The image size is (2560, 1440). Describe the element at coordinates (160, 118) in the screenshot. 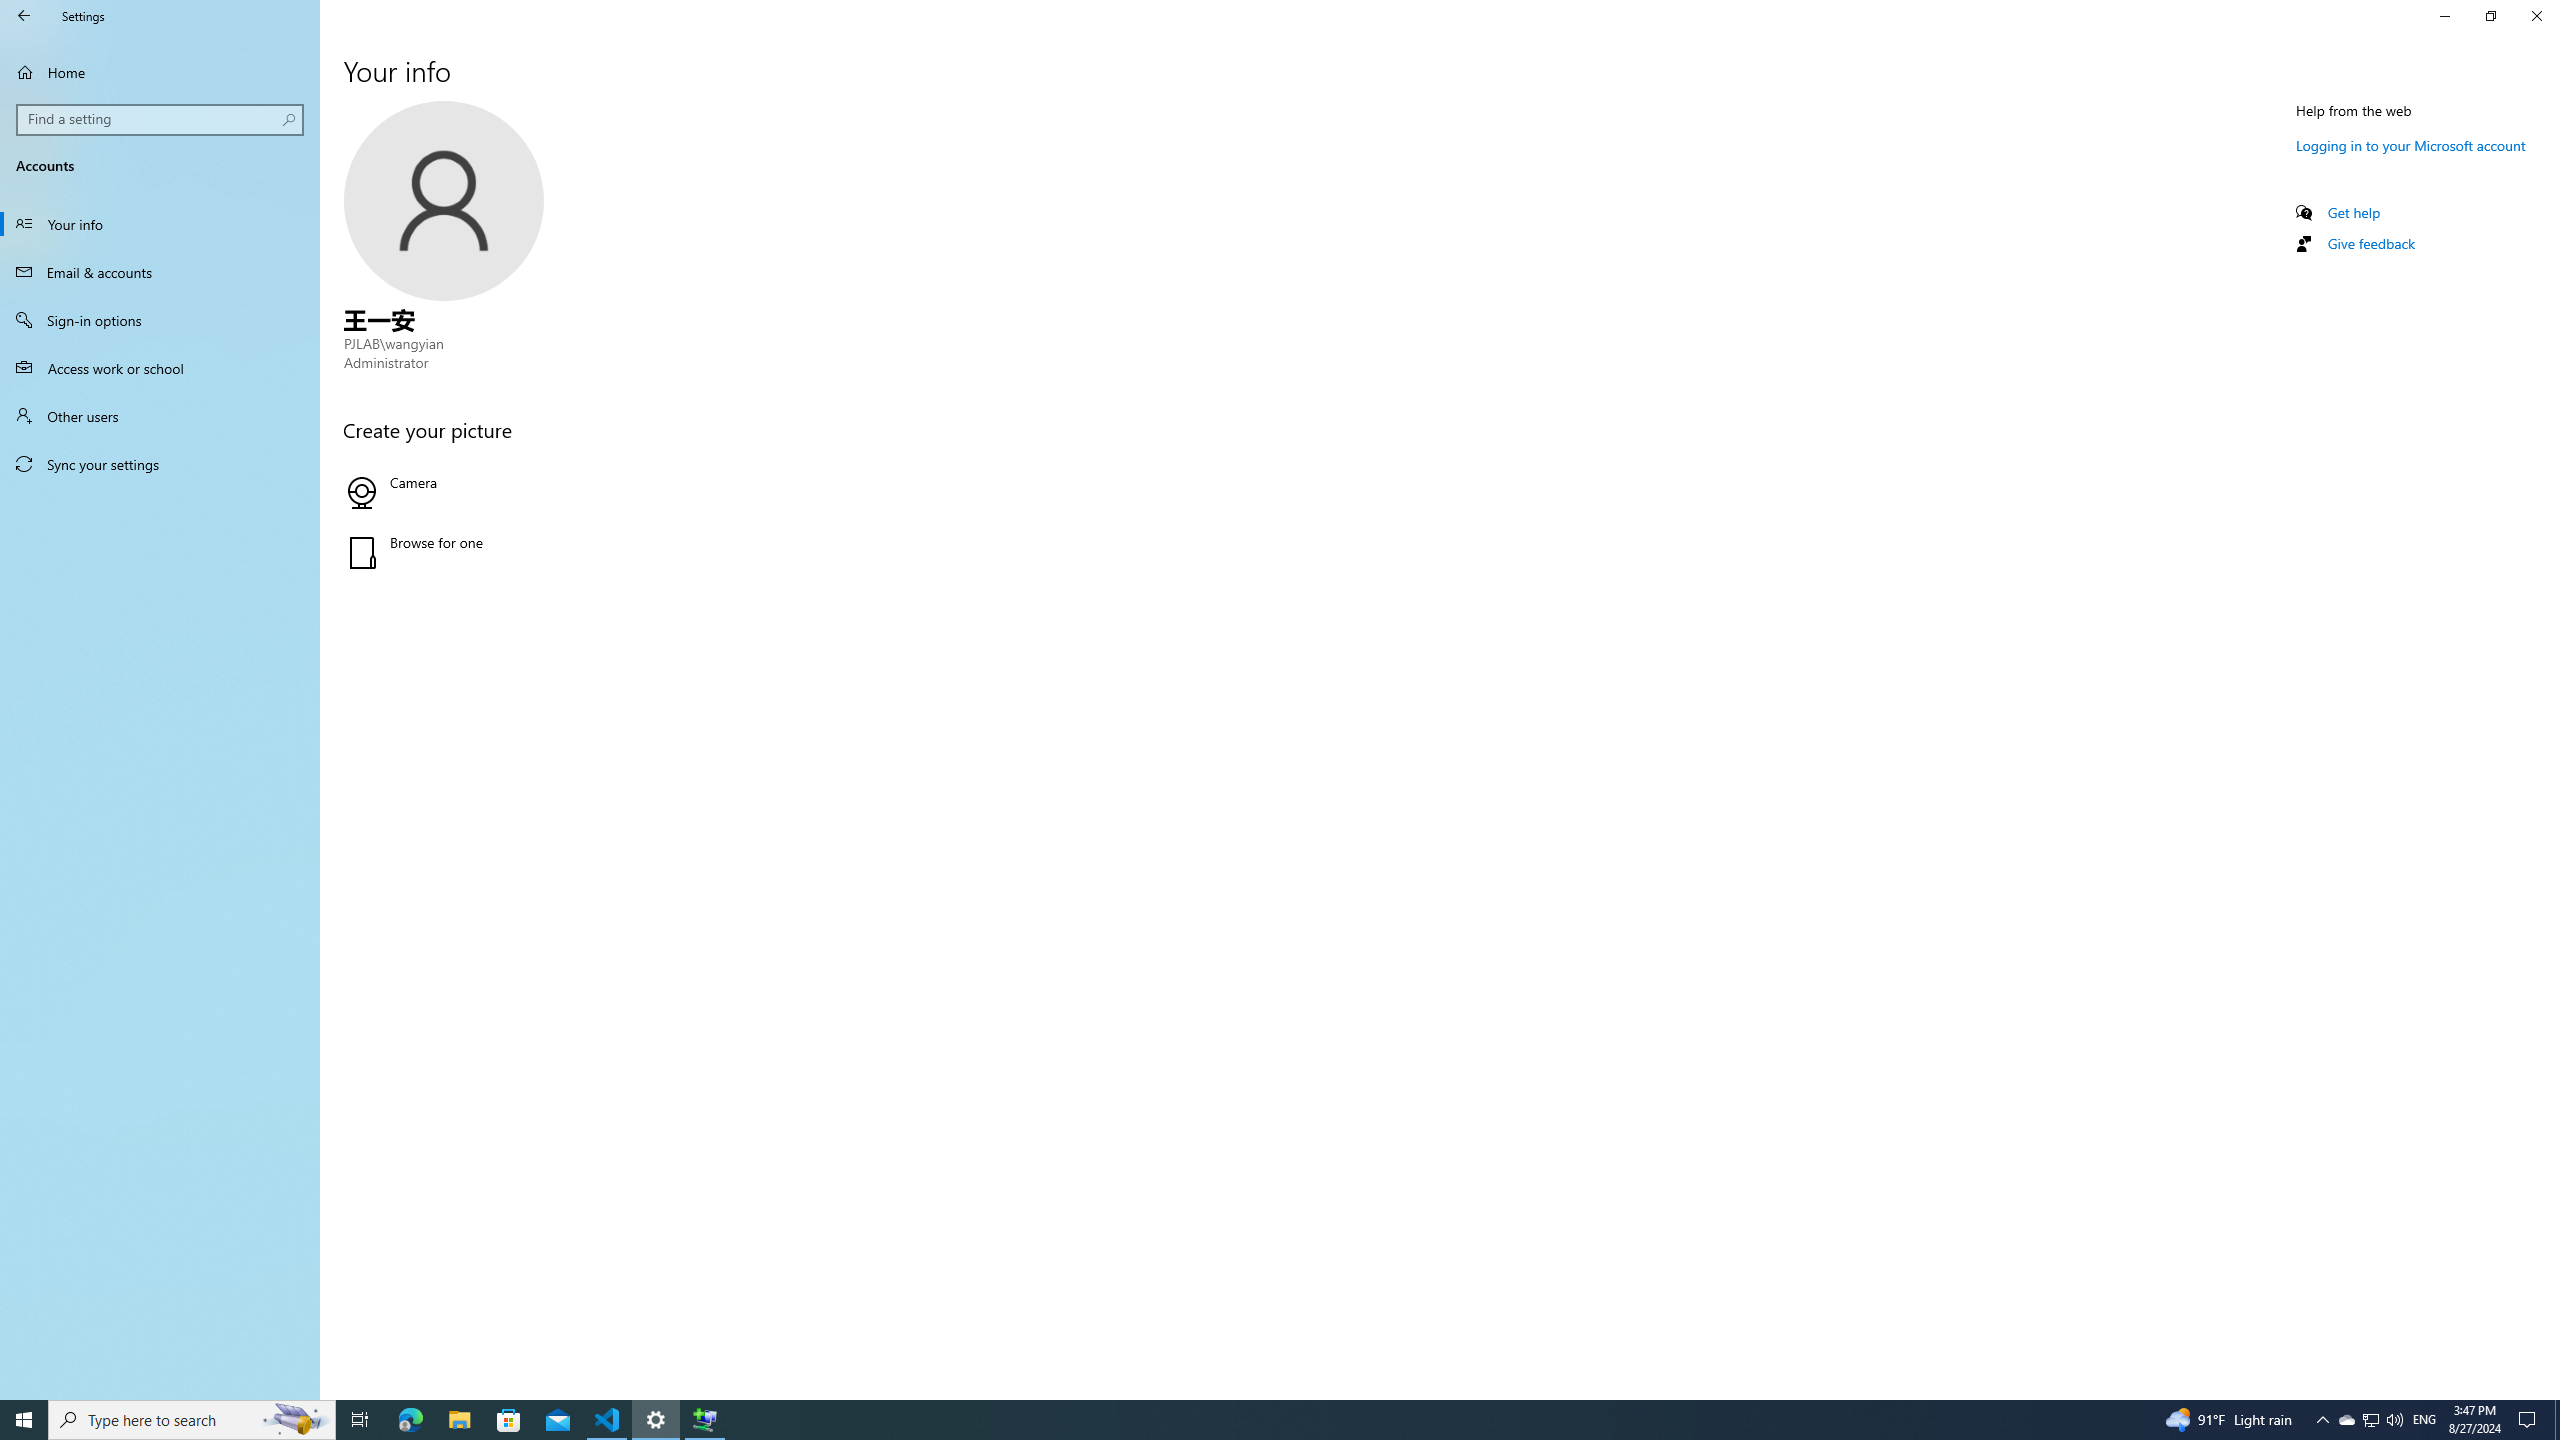

I see `'Search box, Find a setting'` at that location.